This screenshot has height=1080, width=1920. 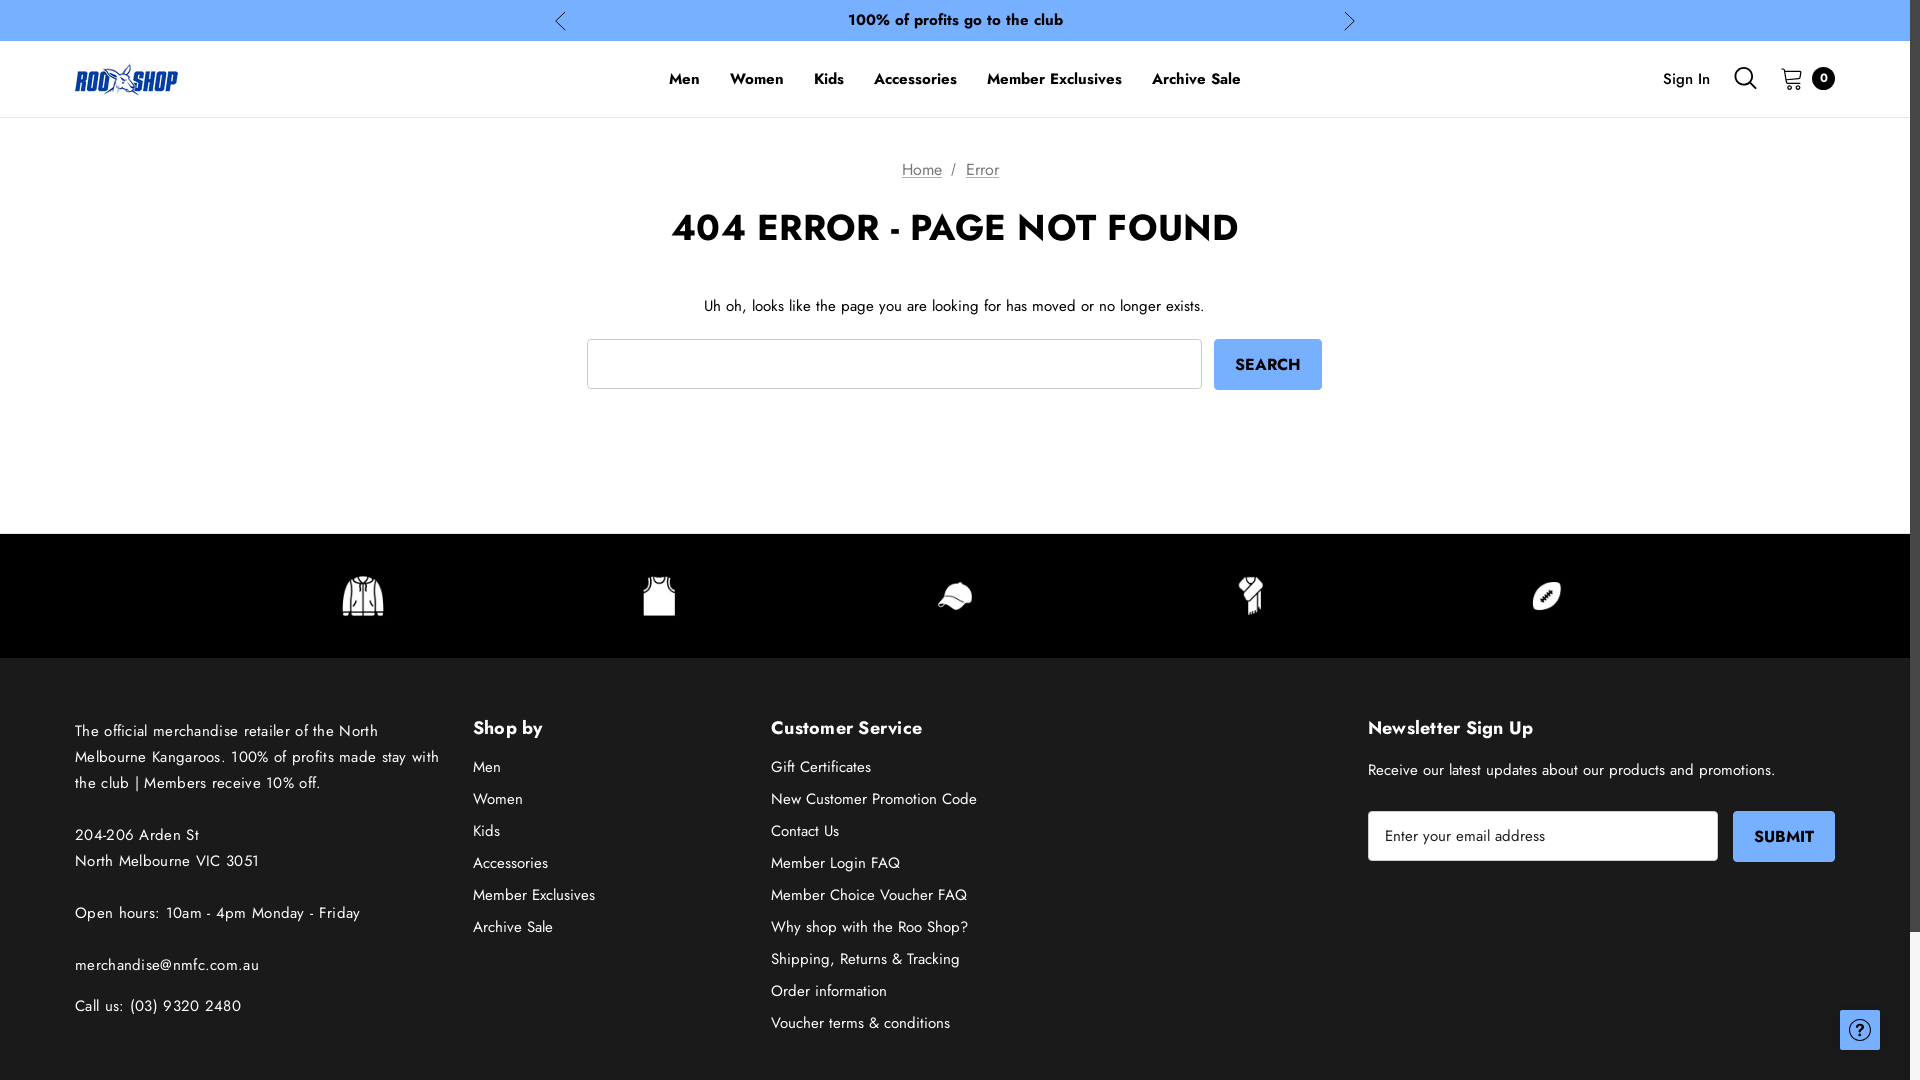 I want to click on 'Member Exclusives', so click(x=533, y=893).